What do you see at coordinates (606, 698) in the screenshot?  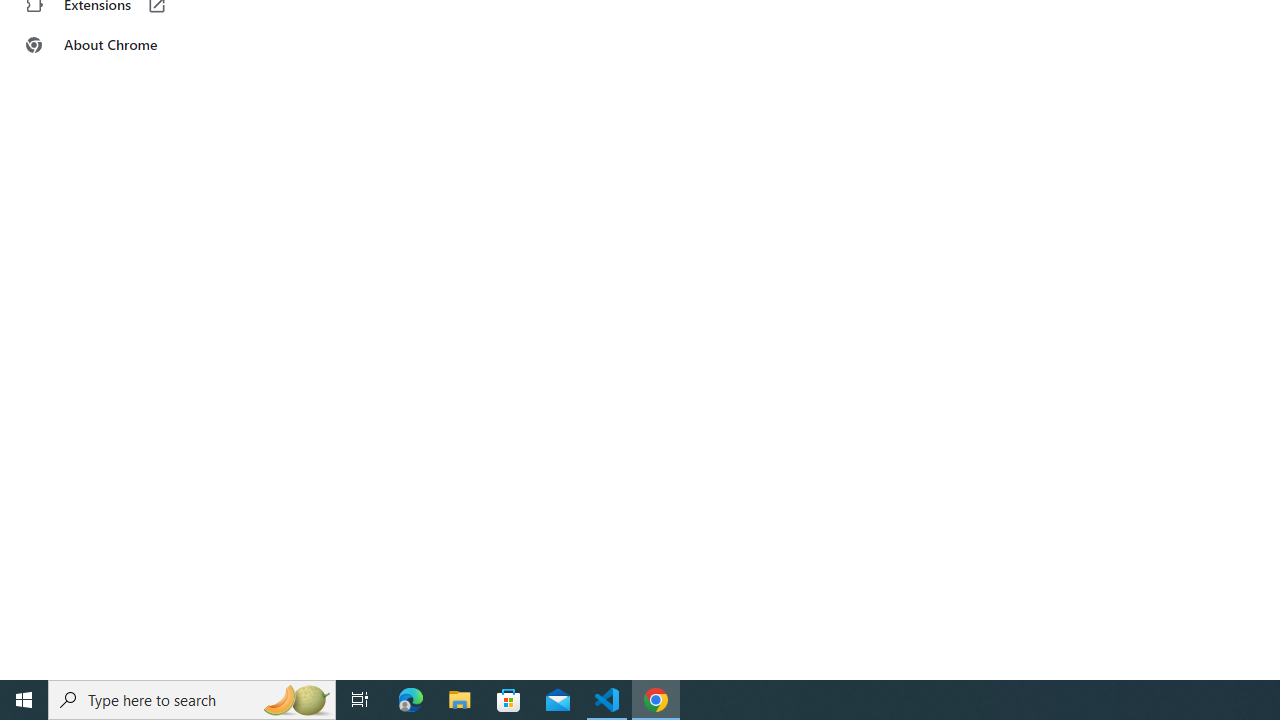 I see `'Visual Studio Code - 1 running window'` at bounding box center [606, 698].